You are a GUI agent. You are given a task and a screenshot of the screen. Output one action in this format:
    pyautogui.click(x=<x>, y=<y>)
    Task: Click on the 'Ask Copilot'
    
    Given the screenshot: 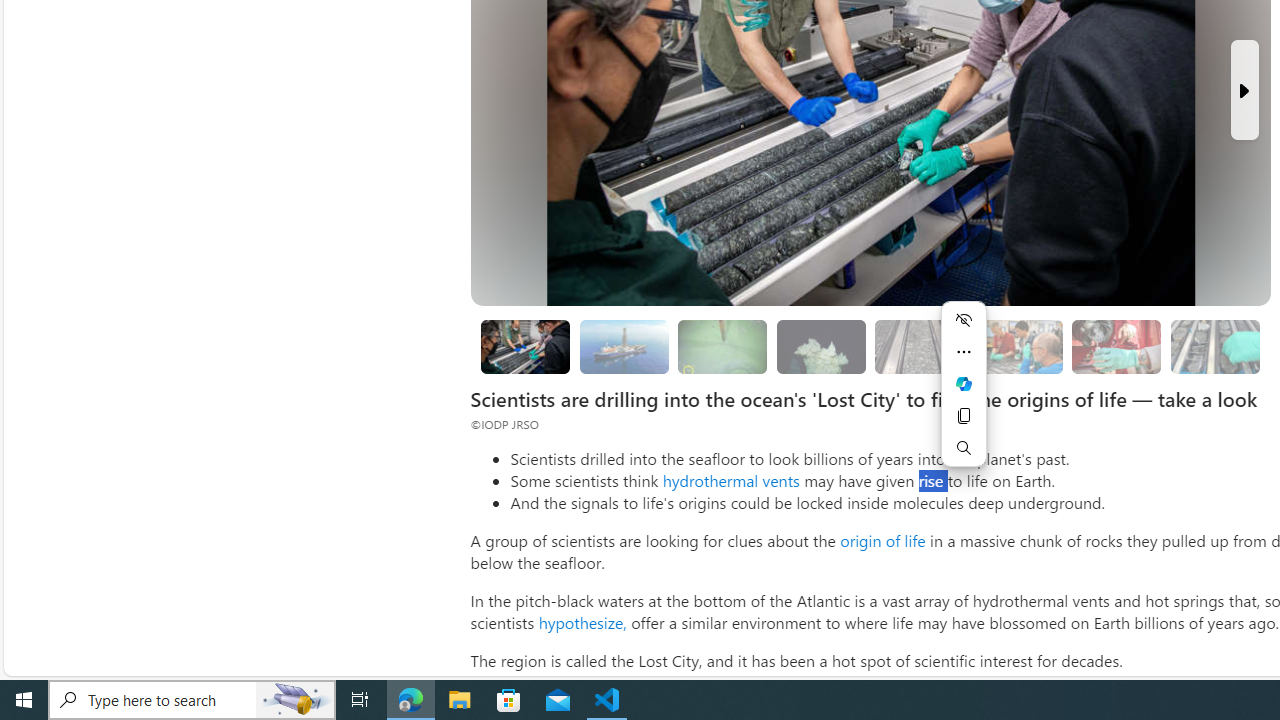 What is the action you would take?
    pyautogui.click(x=963, y=384)
    